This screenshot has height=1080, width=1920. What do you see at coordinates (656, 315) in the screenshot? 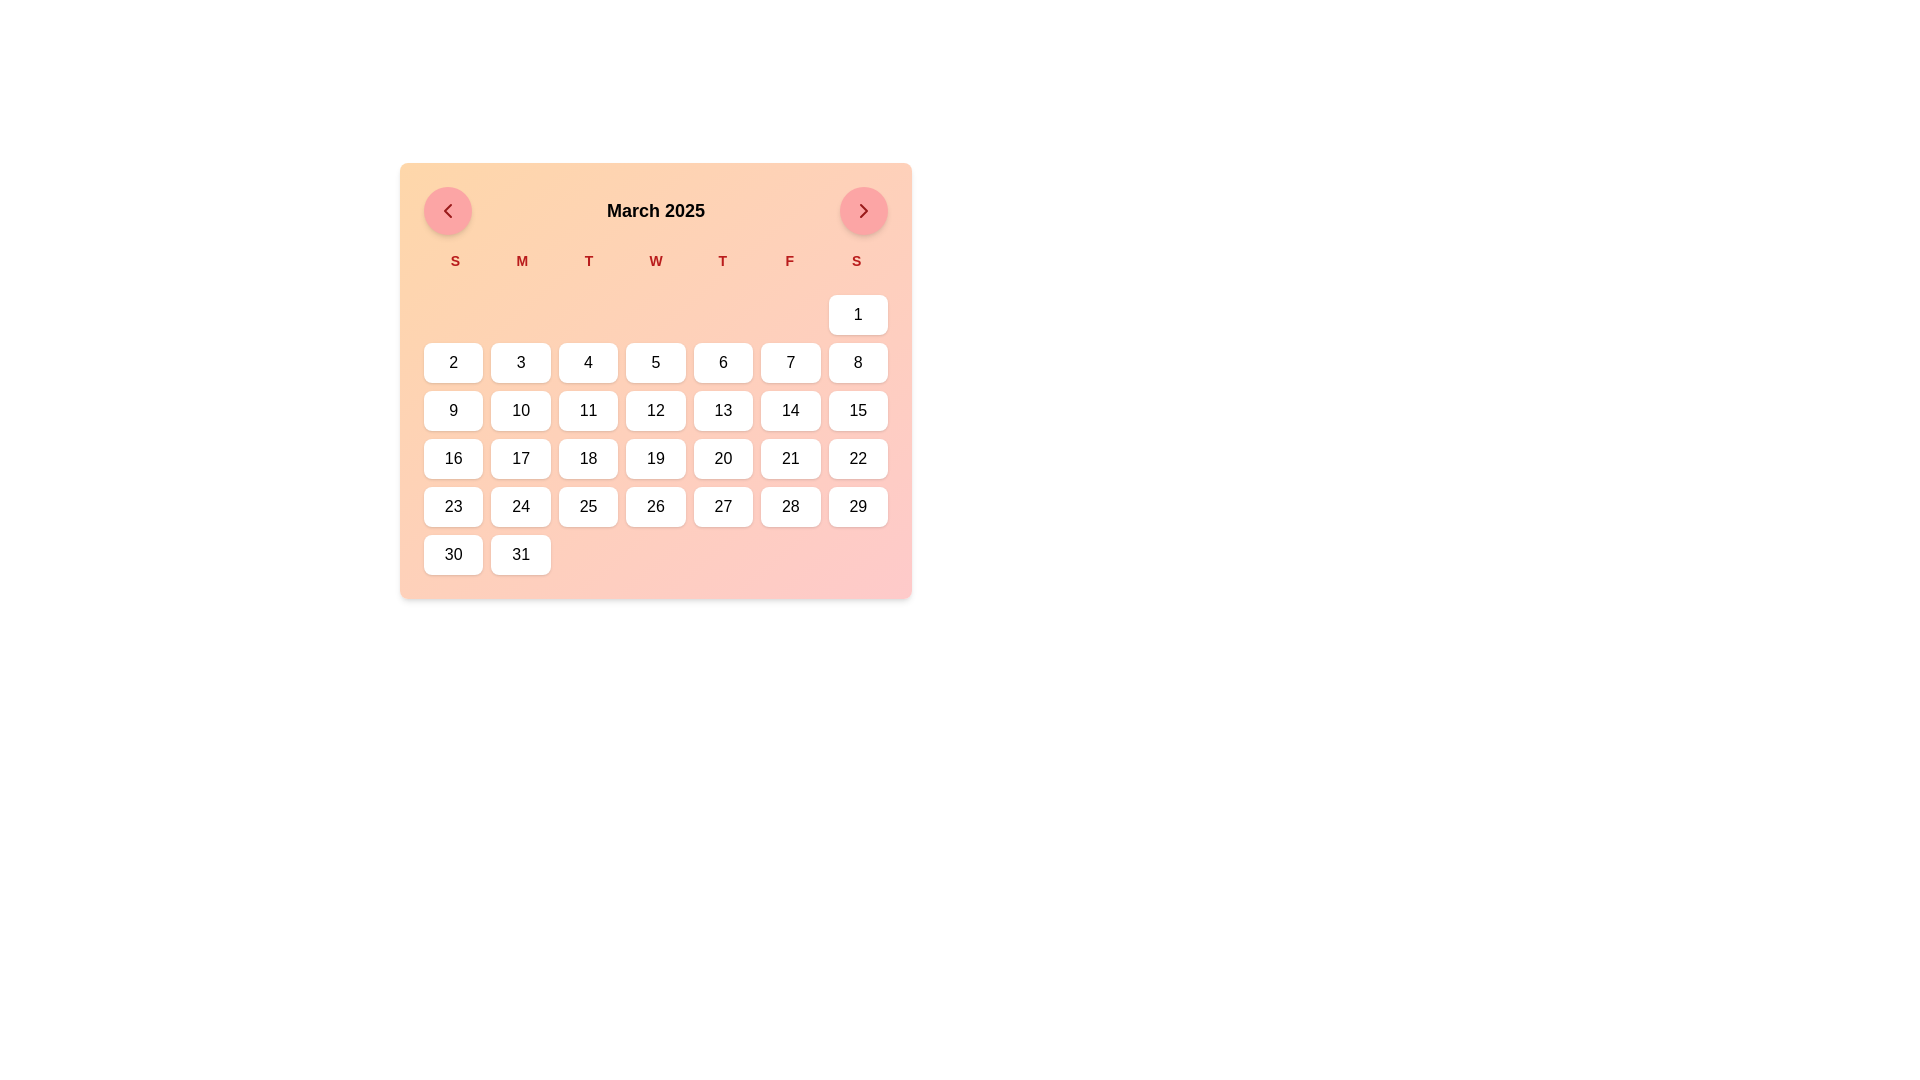
I see `the decorative or placeholder element located in the fourth position from the left in the first row of the calendar grid layout` at bounding box center [656, 315].